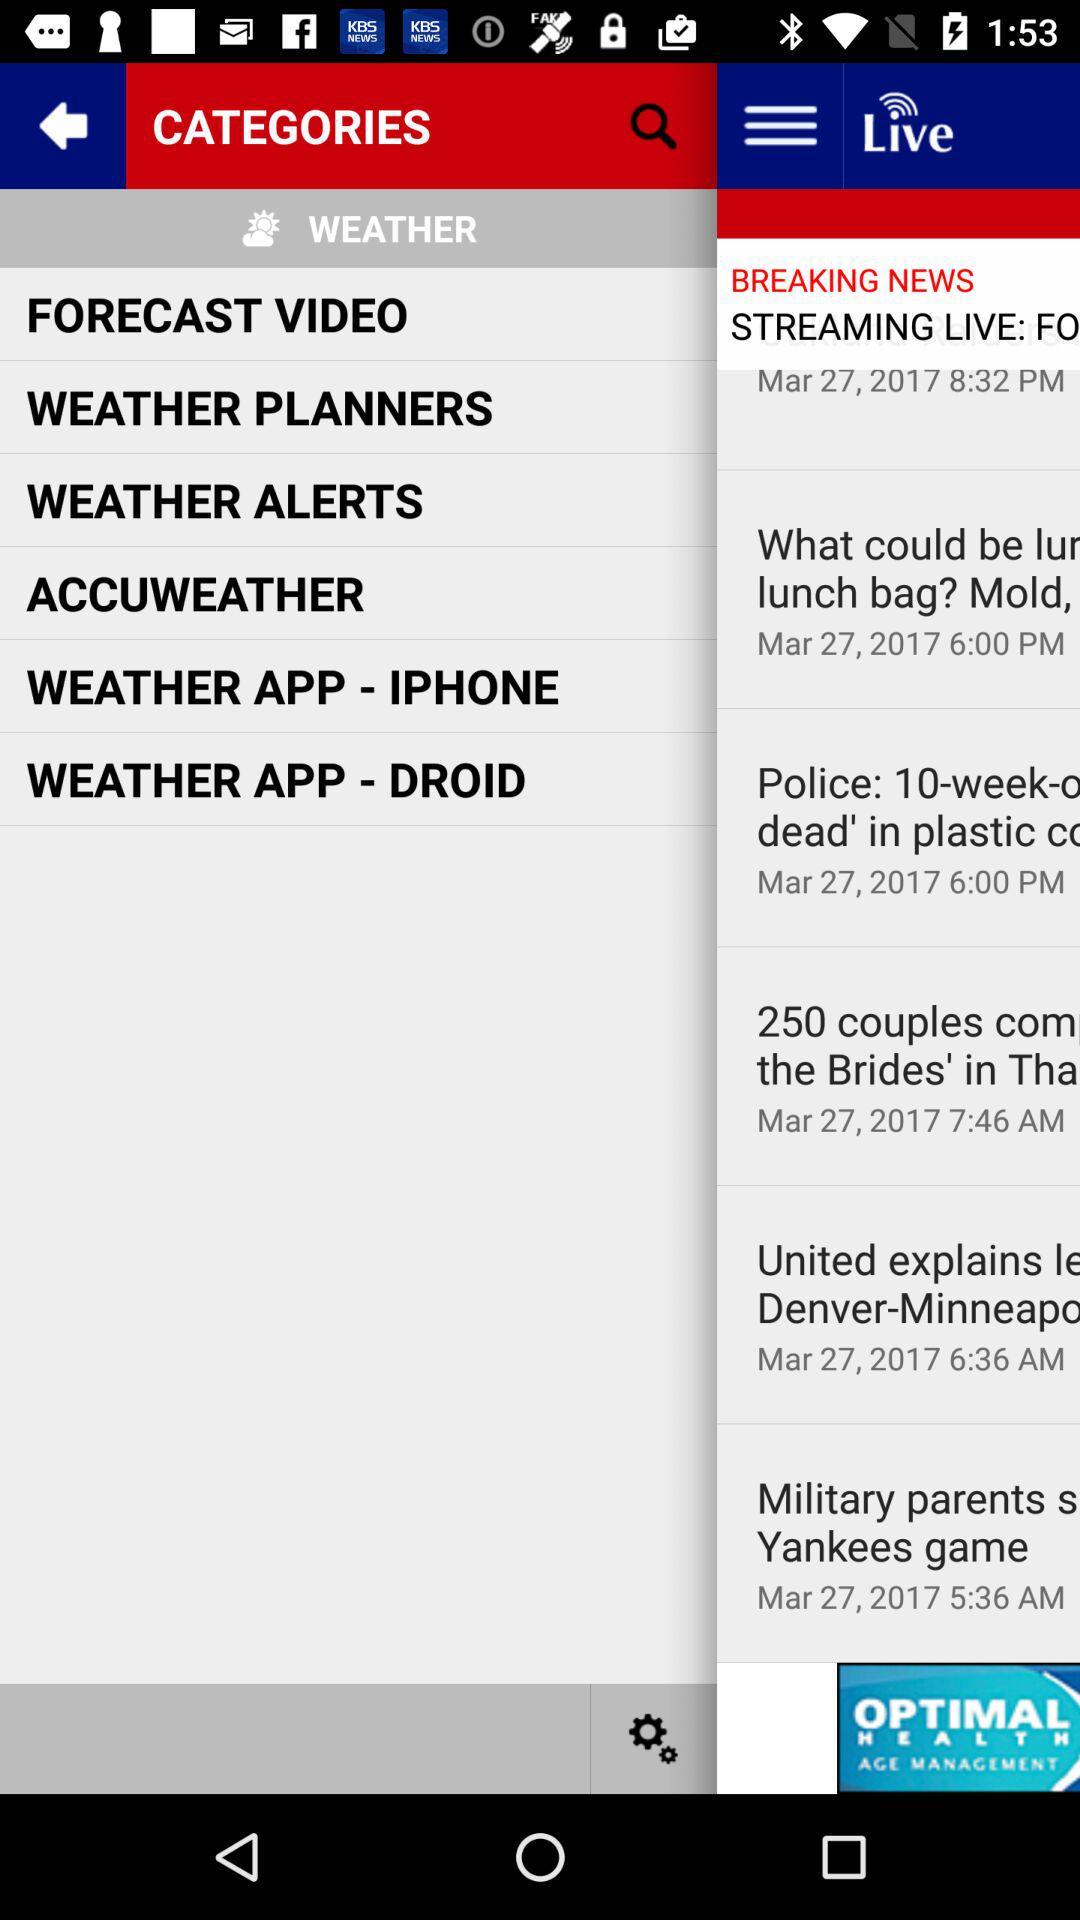 The image size is (1080, 1920). What do you see at coordinates (897, 1185) in the screenshot?
I see `icon above united explains leggings icon` at bounding box center [897, 1185].